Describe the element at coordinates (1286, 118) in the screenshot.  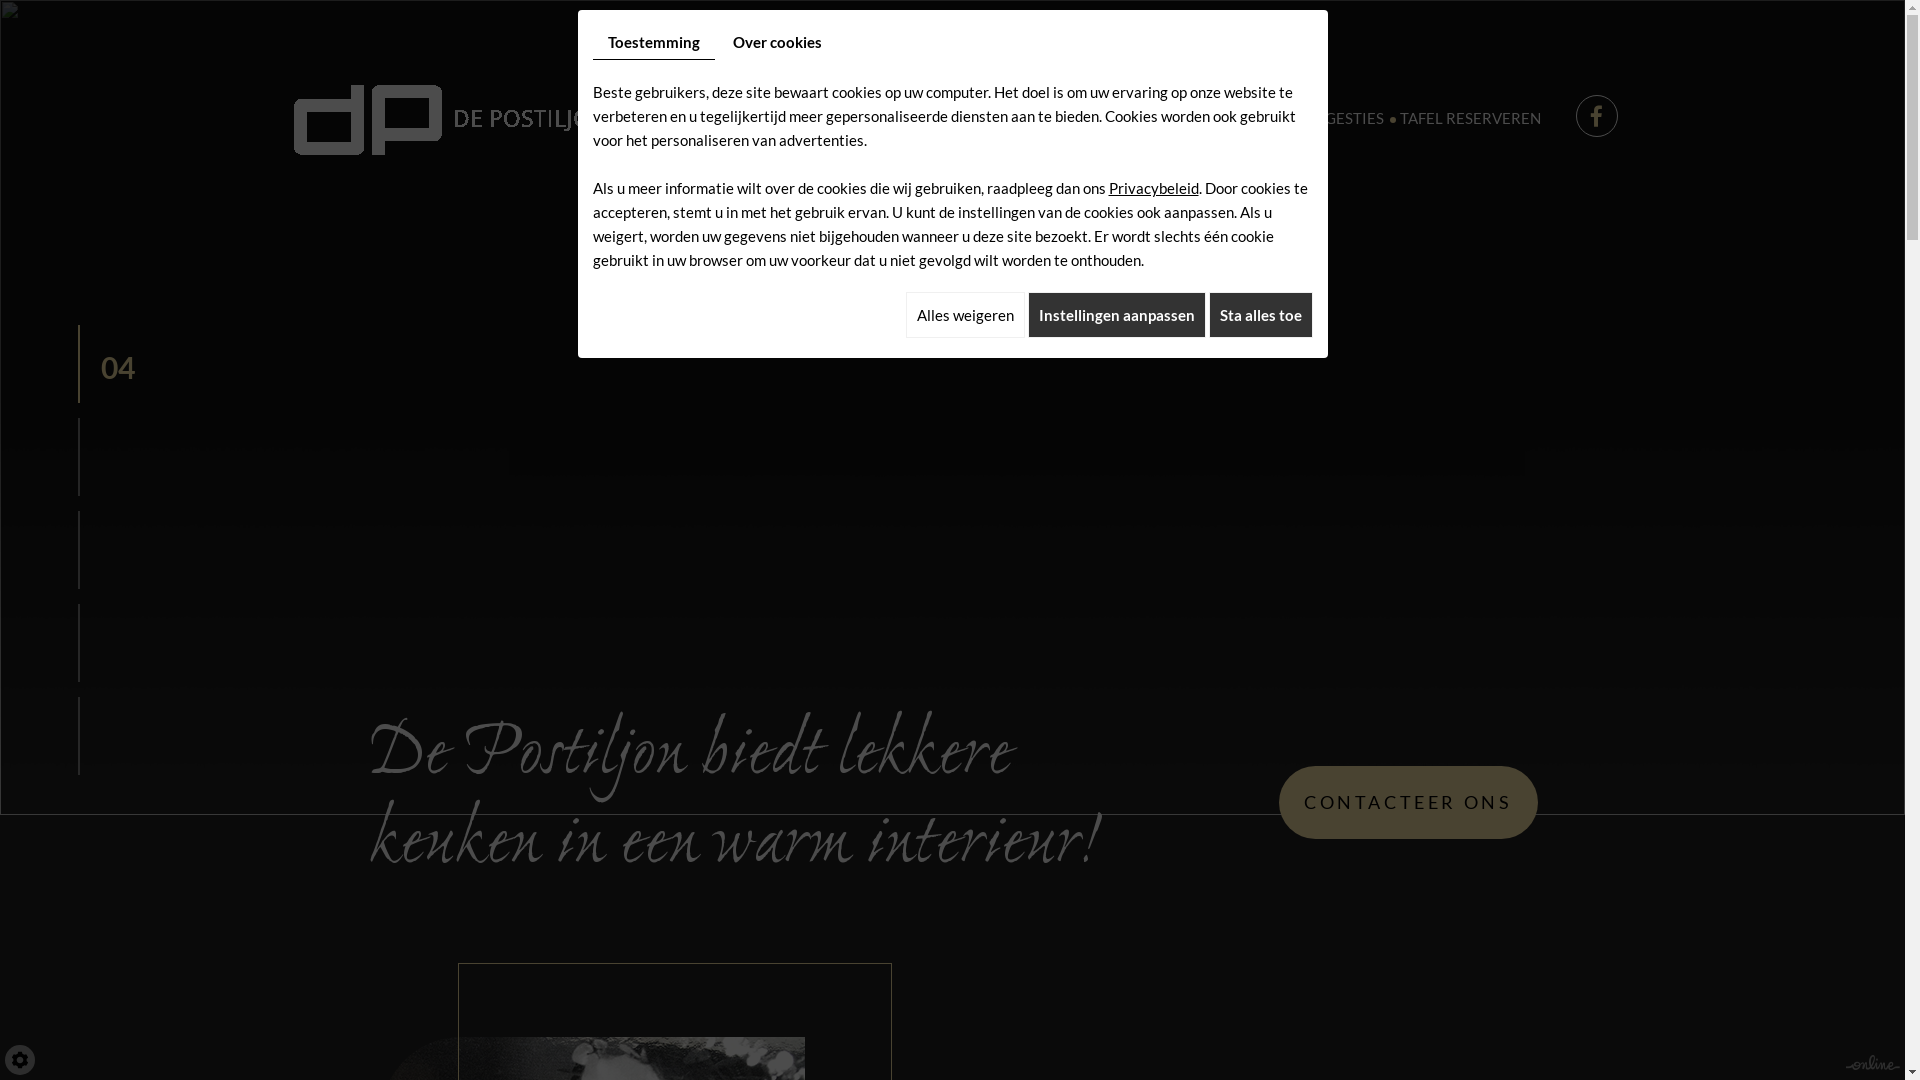
I see `'SUGGESTIES'` at that location.